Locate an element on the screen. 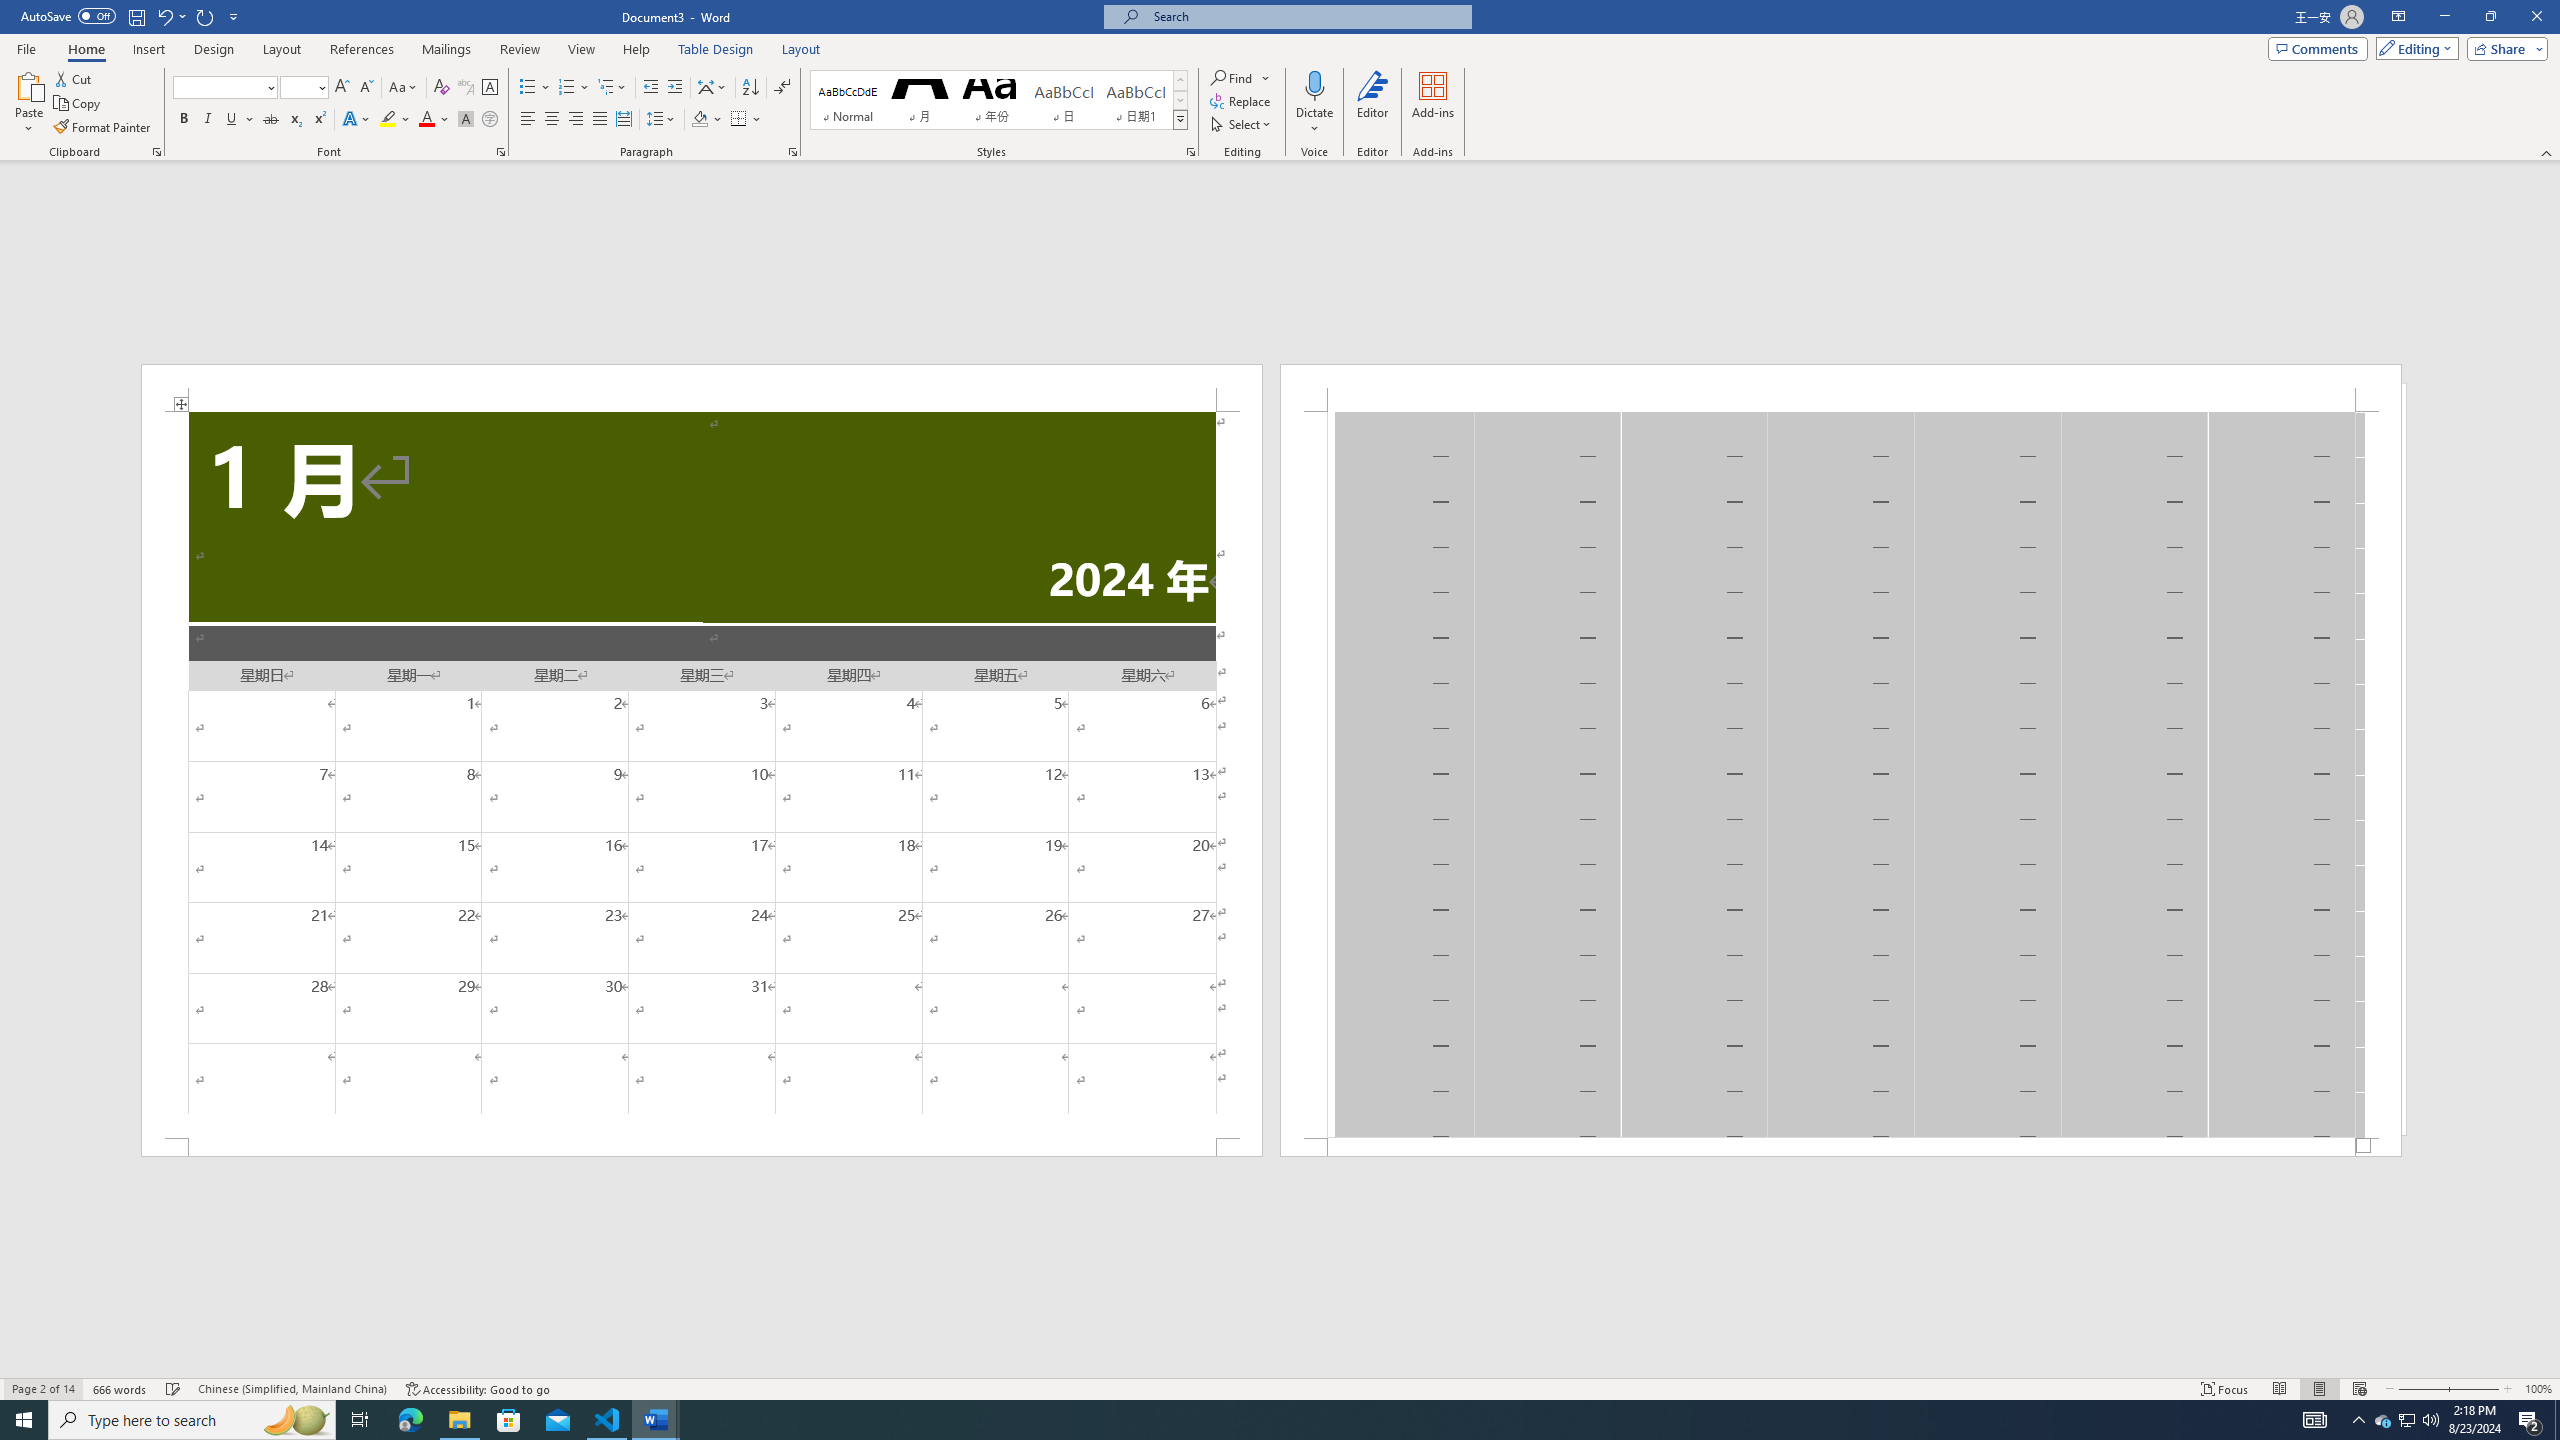  'Justify' is located at coordinates (599, 118).